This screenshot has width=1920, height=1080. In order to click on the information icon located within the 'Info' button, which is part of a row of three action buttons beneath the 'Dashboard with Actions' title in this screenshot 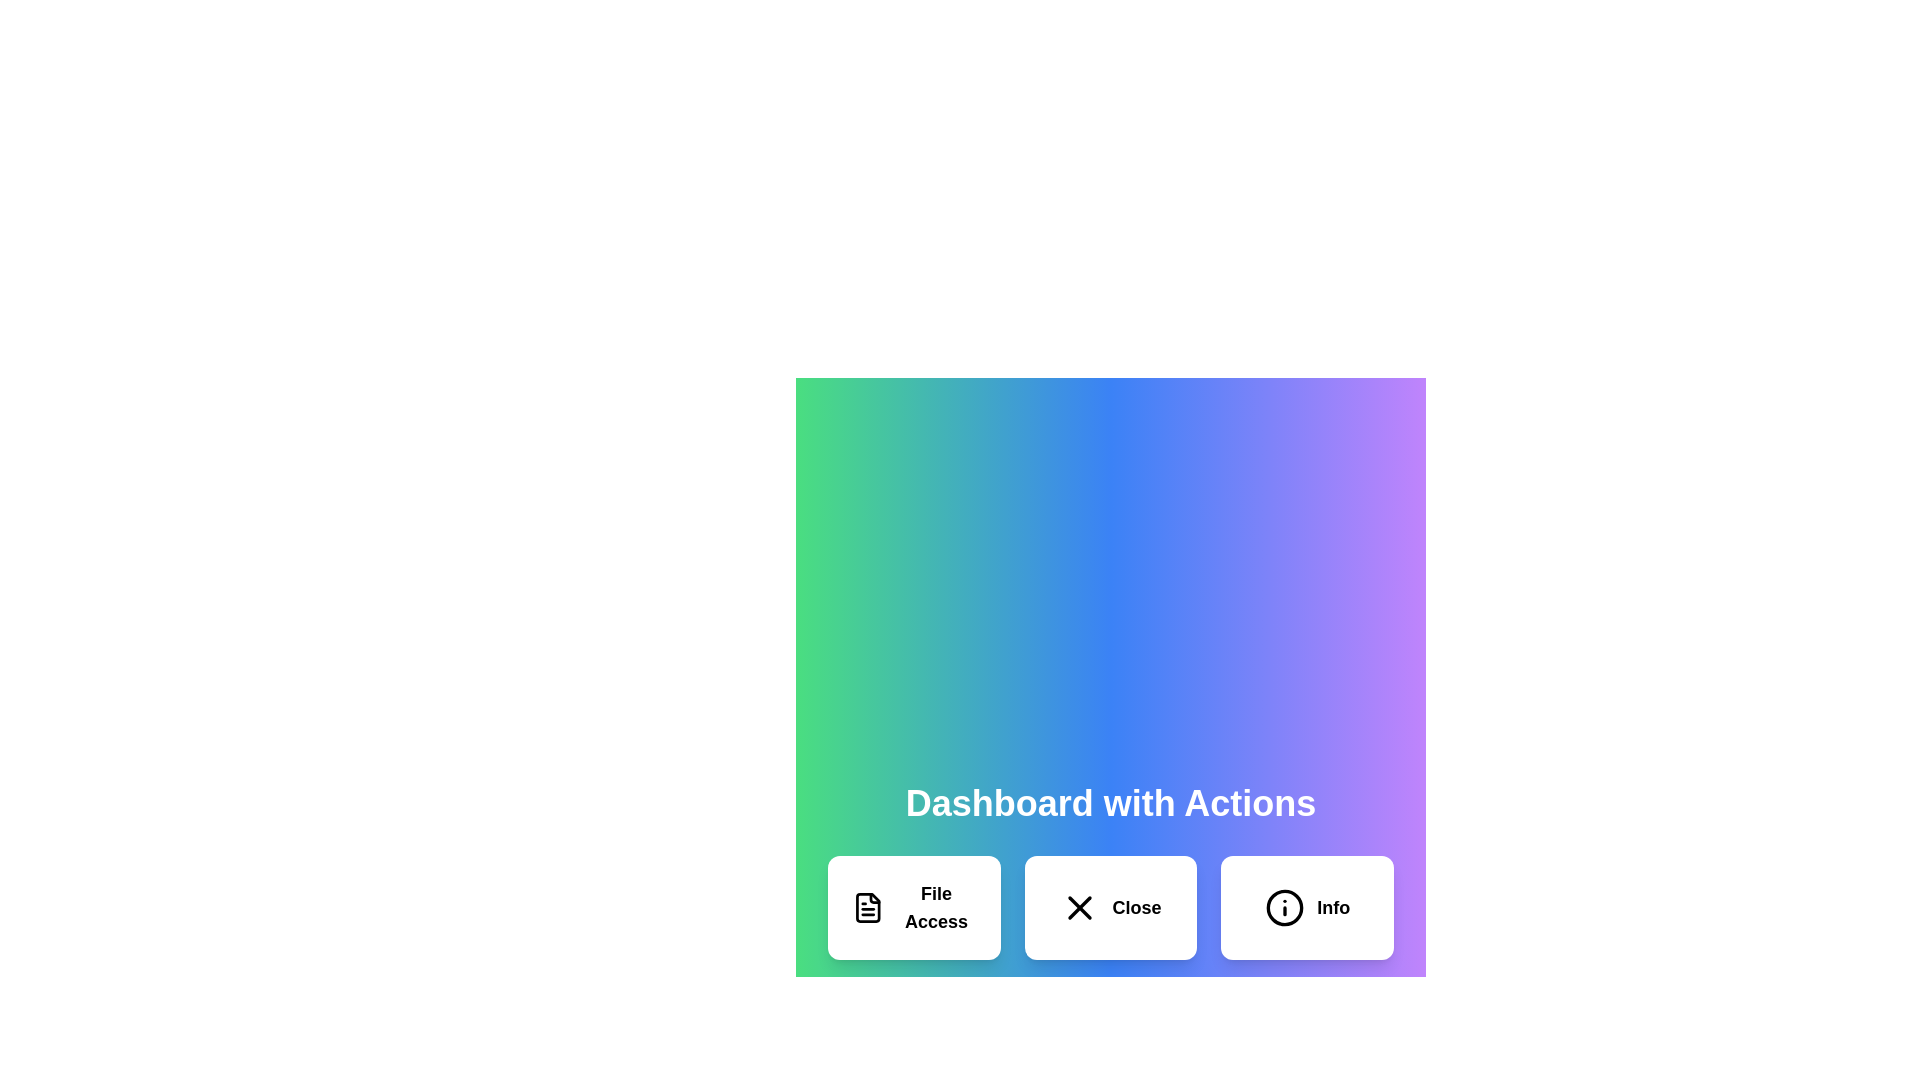, I will do `click(1285, 907)`.